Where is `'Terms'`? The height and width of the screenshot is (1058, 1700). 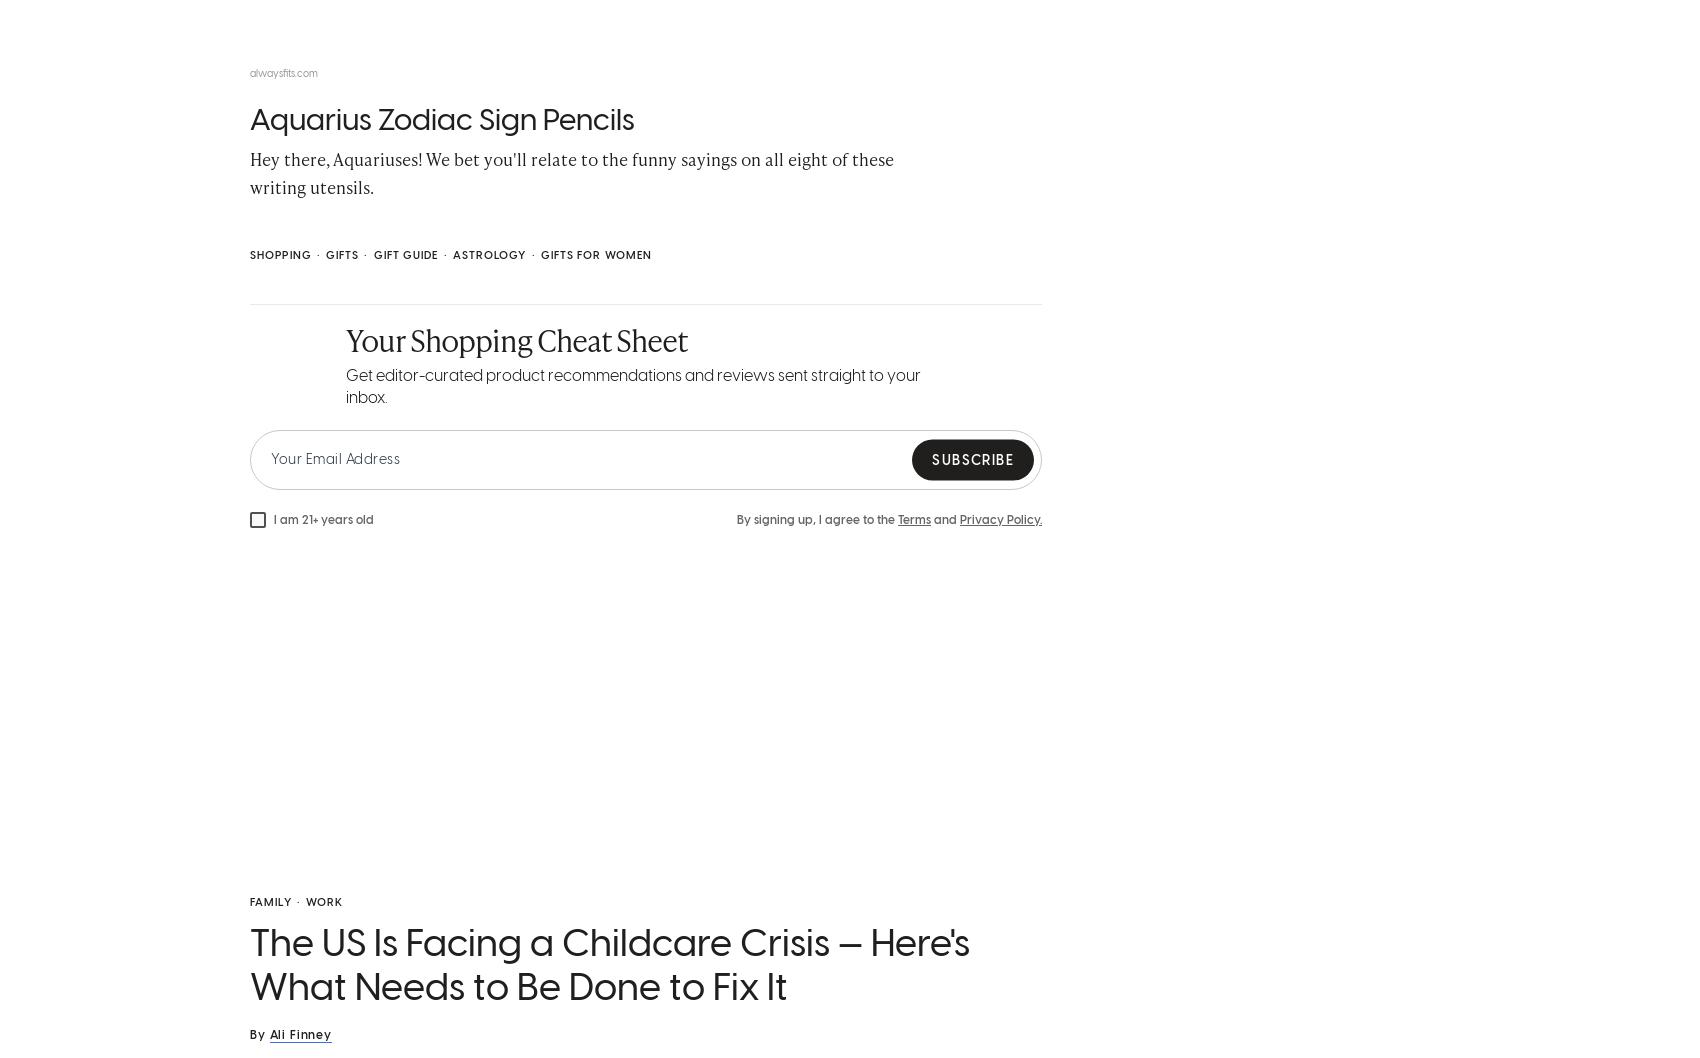
'Terms' is located at coordinates (914, 523).